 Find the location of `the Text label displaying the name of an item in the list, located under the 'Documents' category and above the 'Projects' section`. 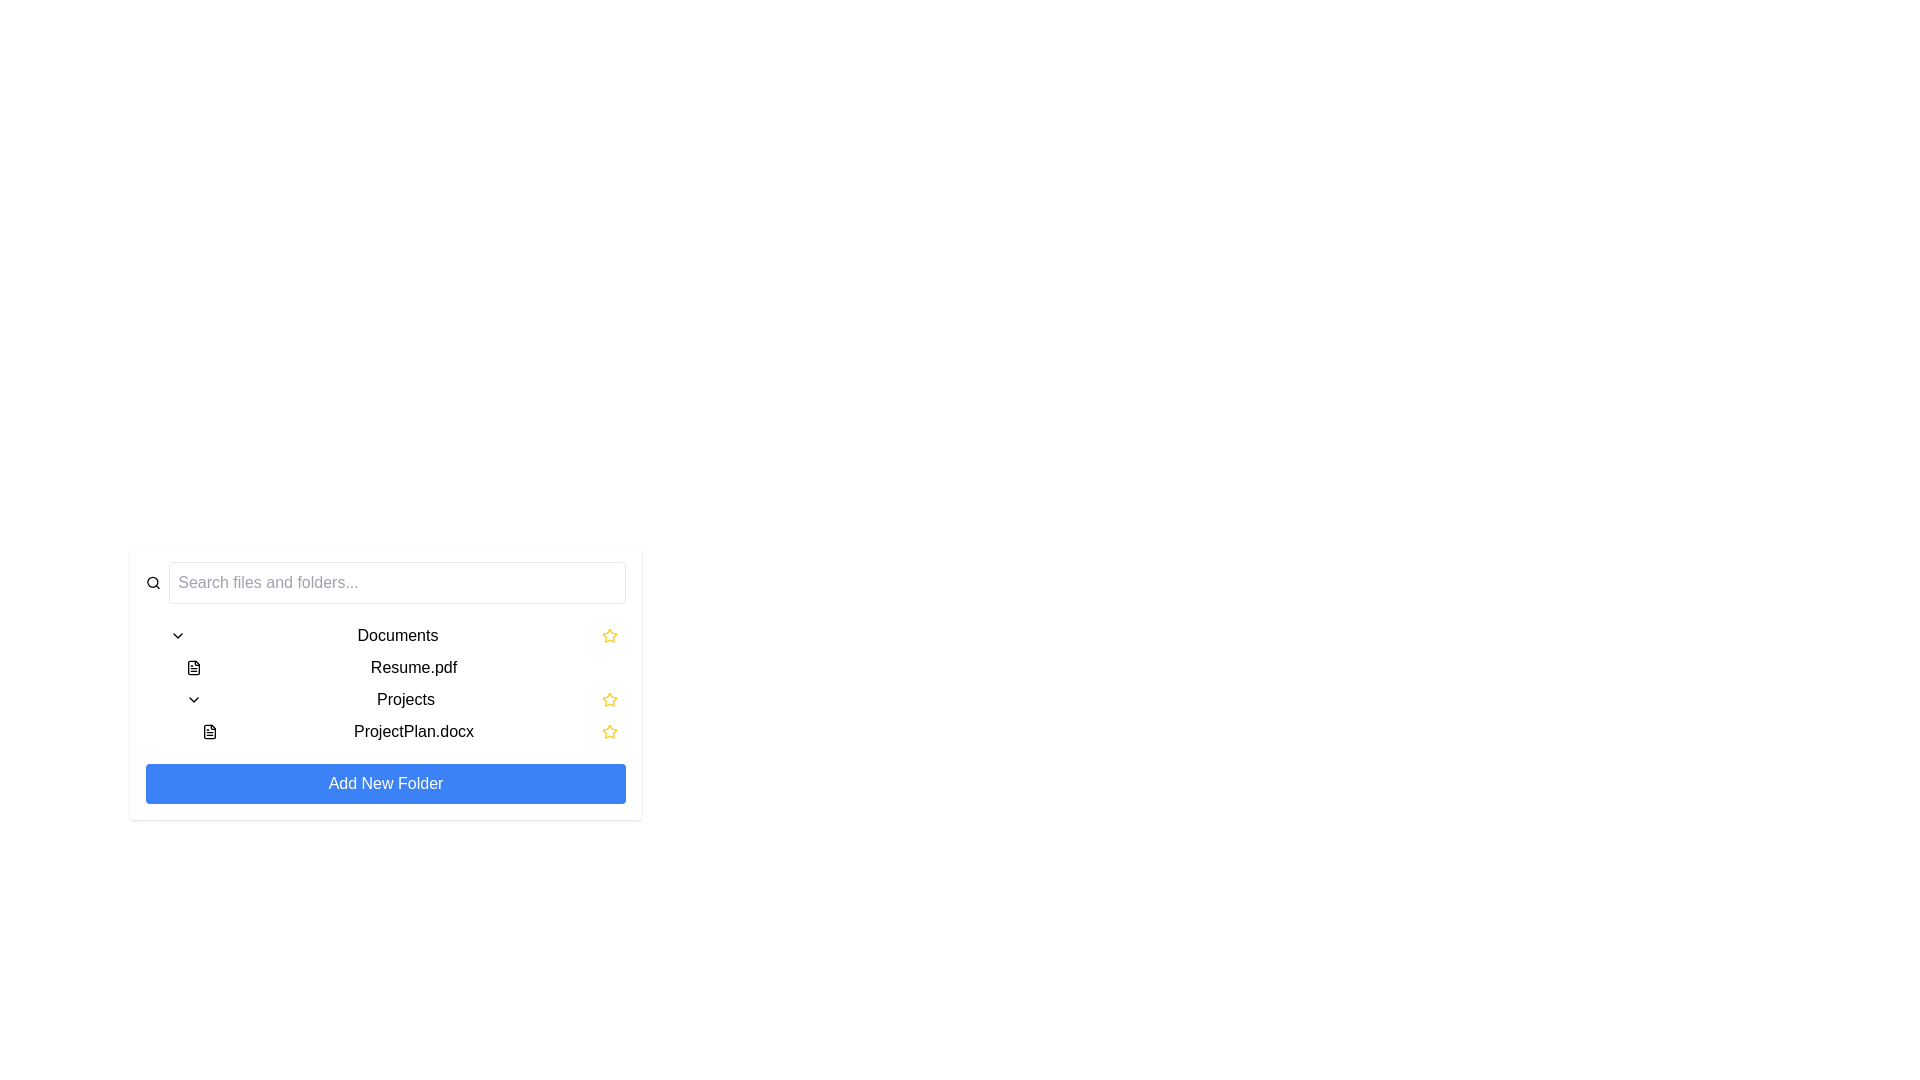

the Text label displaying the name of an item in the list, located under the 'Documents' category and above the 'Projects' section is located at coordinates (412, 667).